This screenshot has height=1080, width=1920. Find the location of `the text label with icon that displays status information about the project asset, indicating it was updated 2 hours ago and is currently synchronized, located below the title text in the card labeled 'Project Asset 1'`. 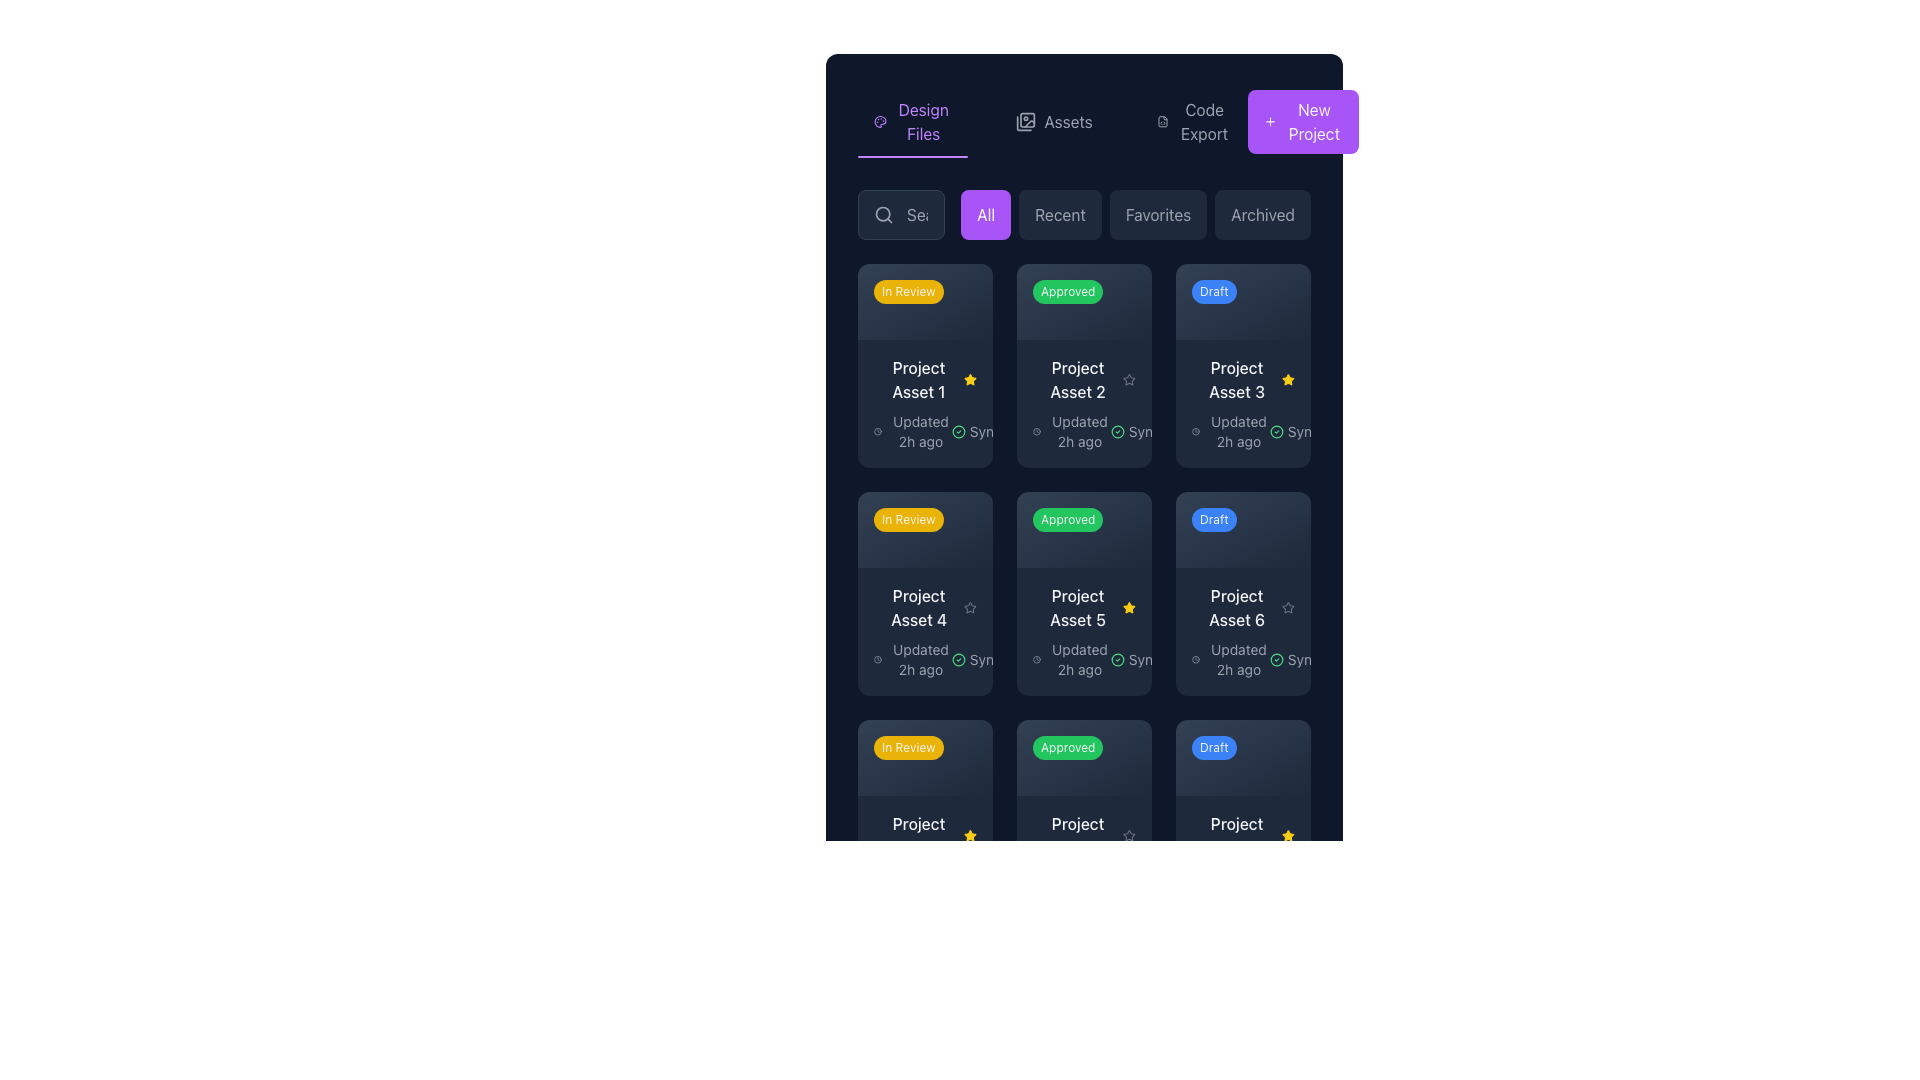

the text label with icon that displays status information about the project asset, indicating it was updated 2 hours ago and is currently synchronized, located below the title text in the card labeled 'Project Asset 1' is located at coordinates (924, 430).